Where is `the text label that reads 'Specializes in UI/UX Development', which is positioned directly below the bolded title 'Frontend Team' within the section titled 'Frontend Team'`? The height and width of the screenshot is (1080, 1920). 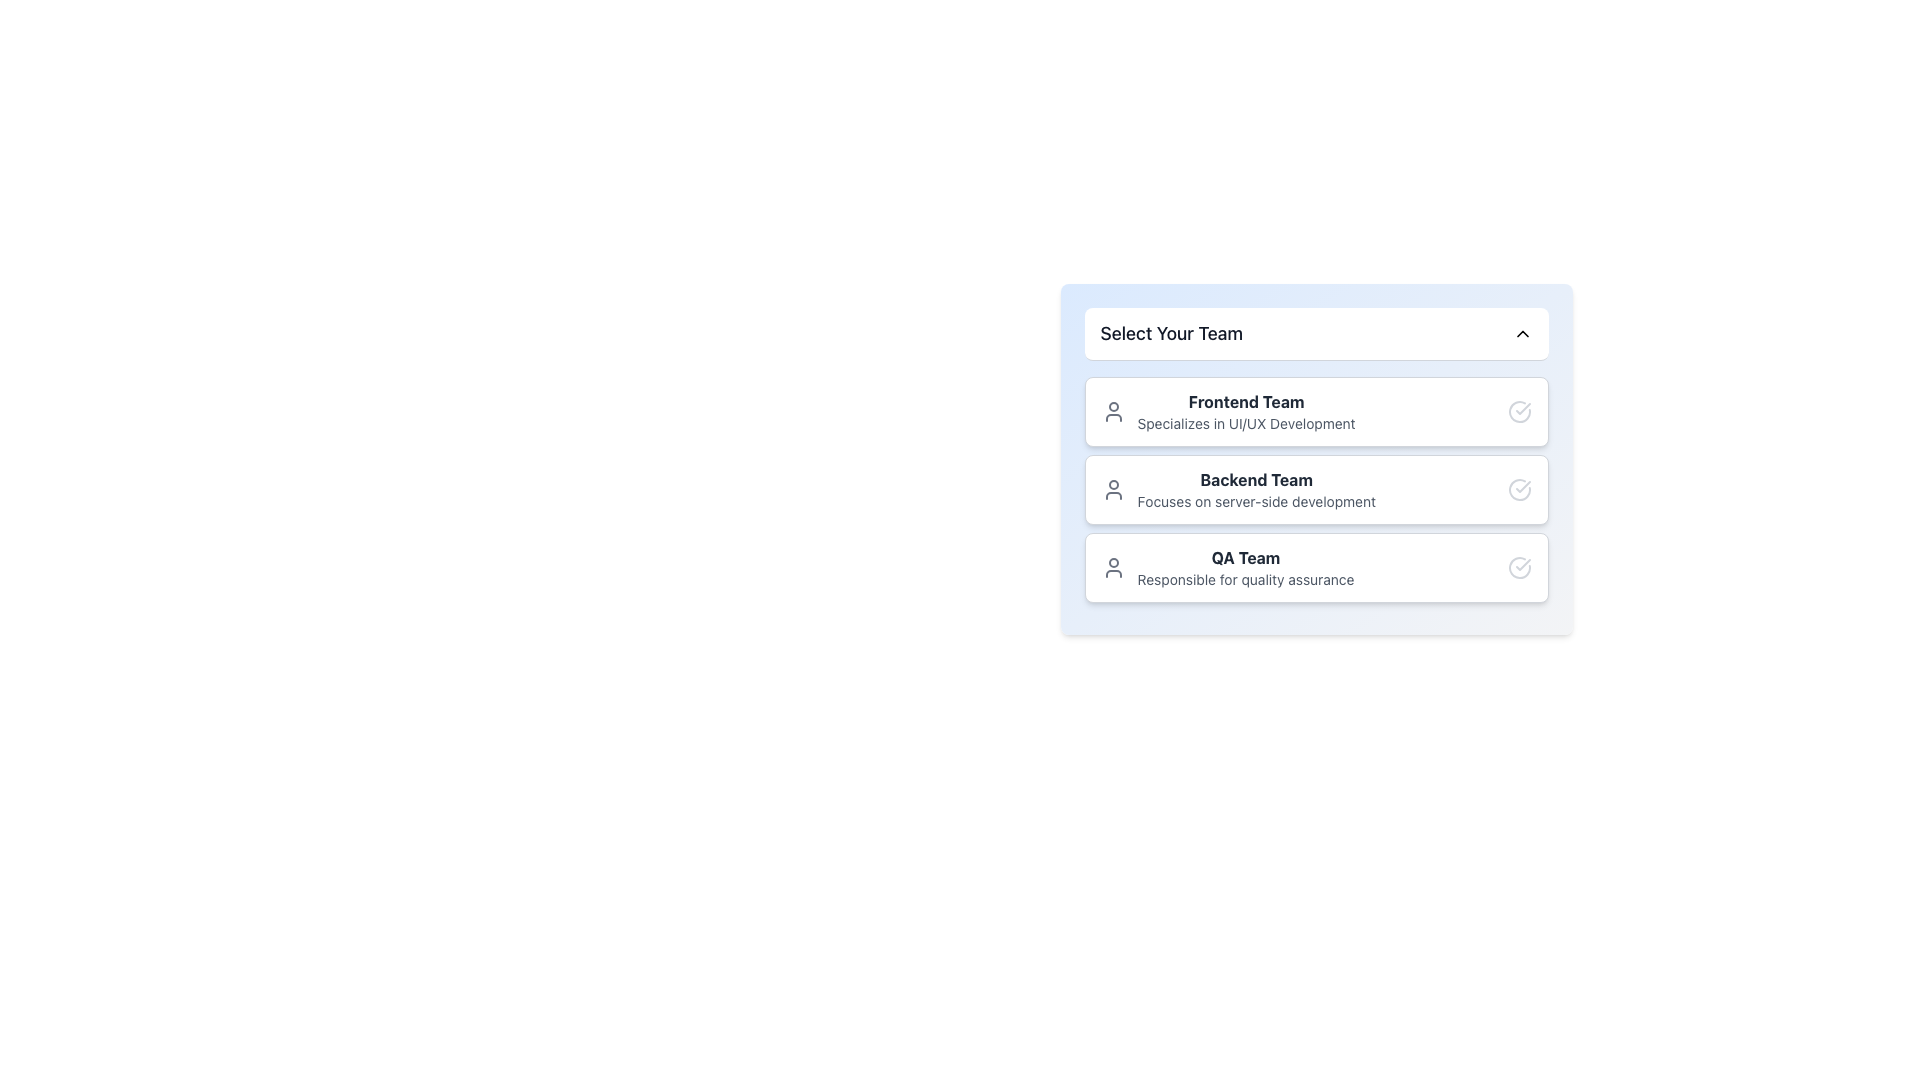
the text label that reads 'Specializes in UI/UX Development', which is positioned directly below the bolded title 'Frontend Team' within the section titled 'Frontend Team' is located at coordinates (1245, 423).